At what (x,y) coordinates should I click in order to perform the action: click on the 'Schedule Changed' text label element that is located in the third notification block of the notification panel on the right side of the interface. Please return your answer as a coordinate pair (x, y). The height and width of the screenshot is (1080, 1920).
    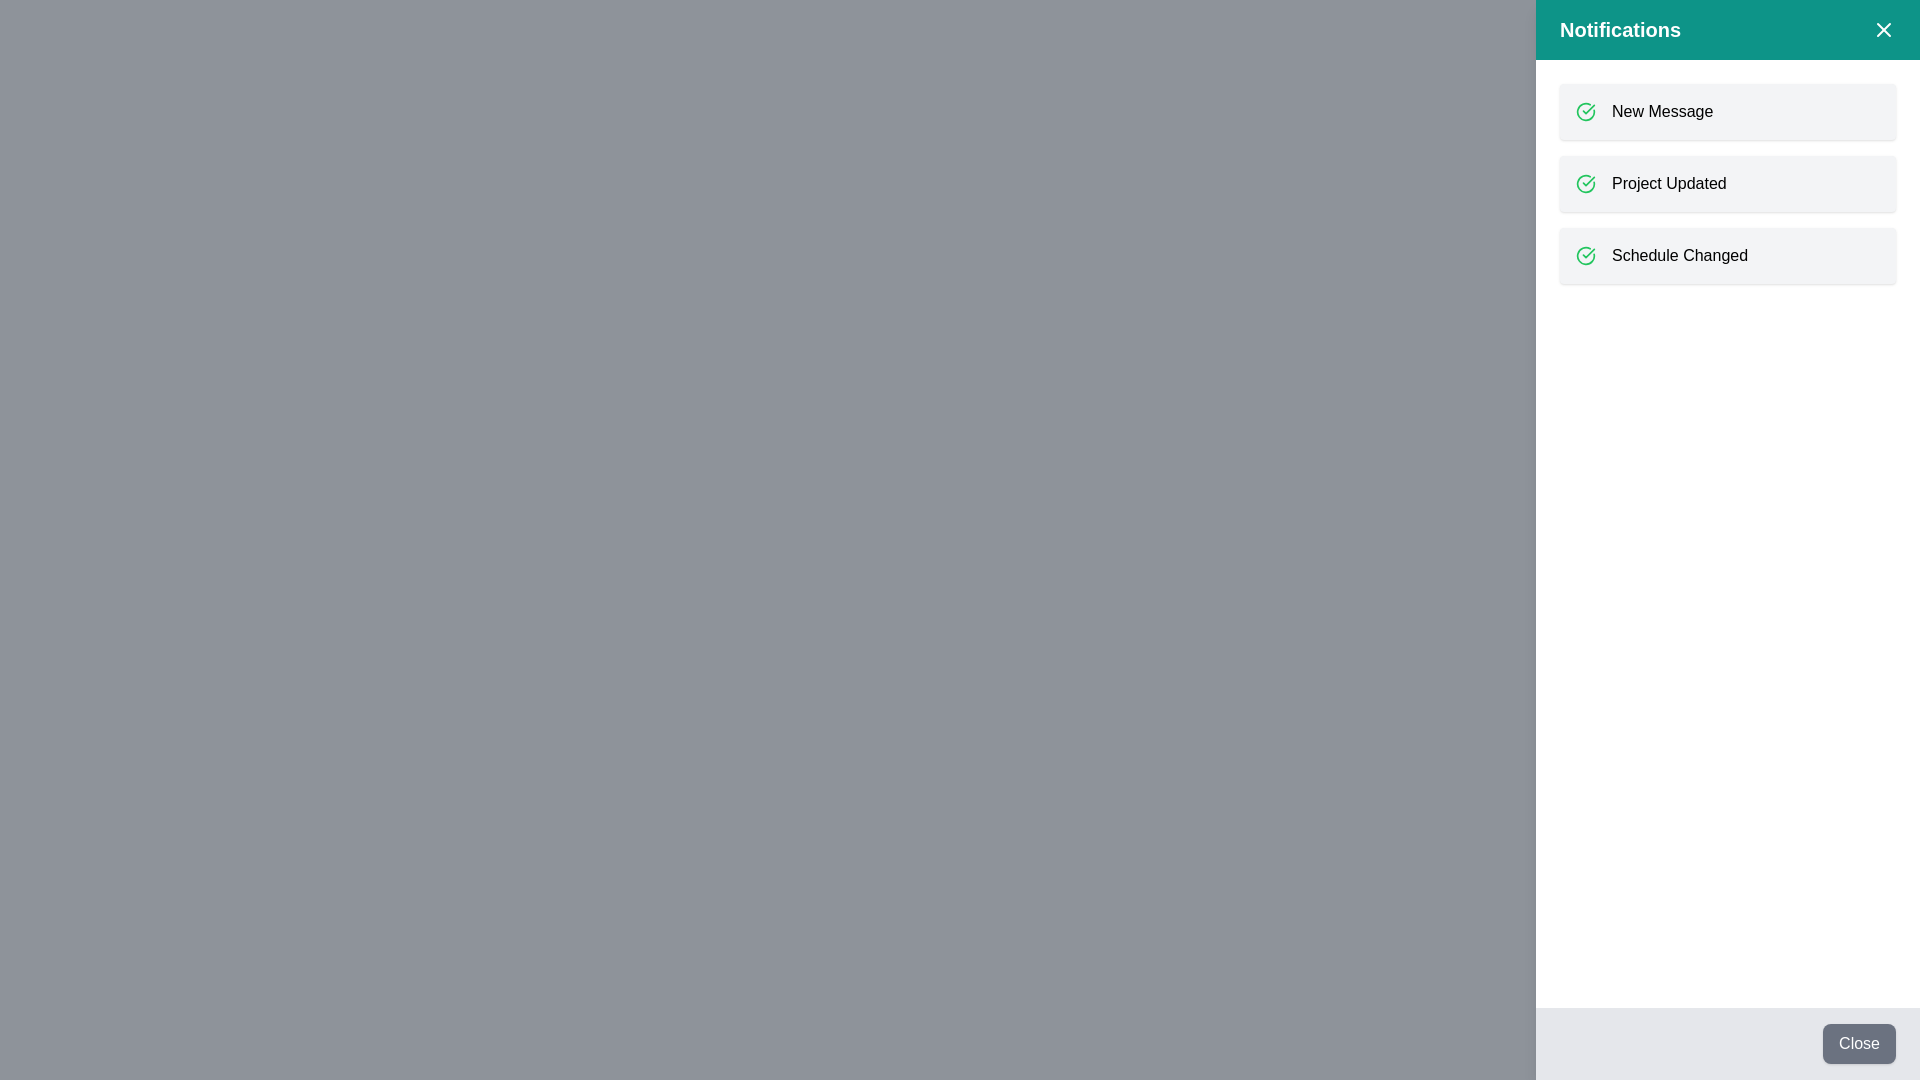
    Looking at the image, I should click on (1680, 254).